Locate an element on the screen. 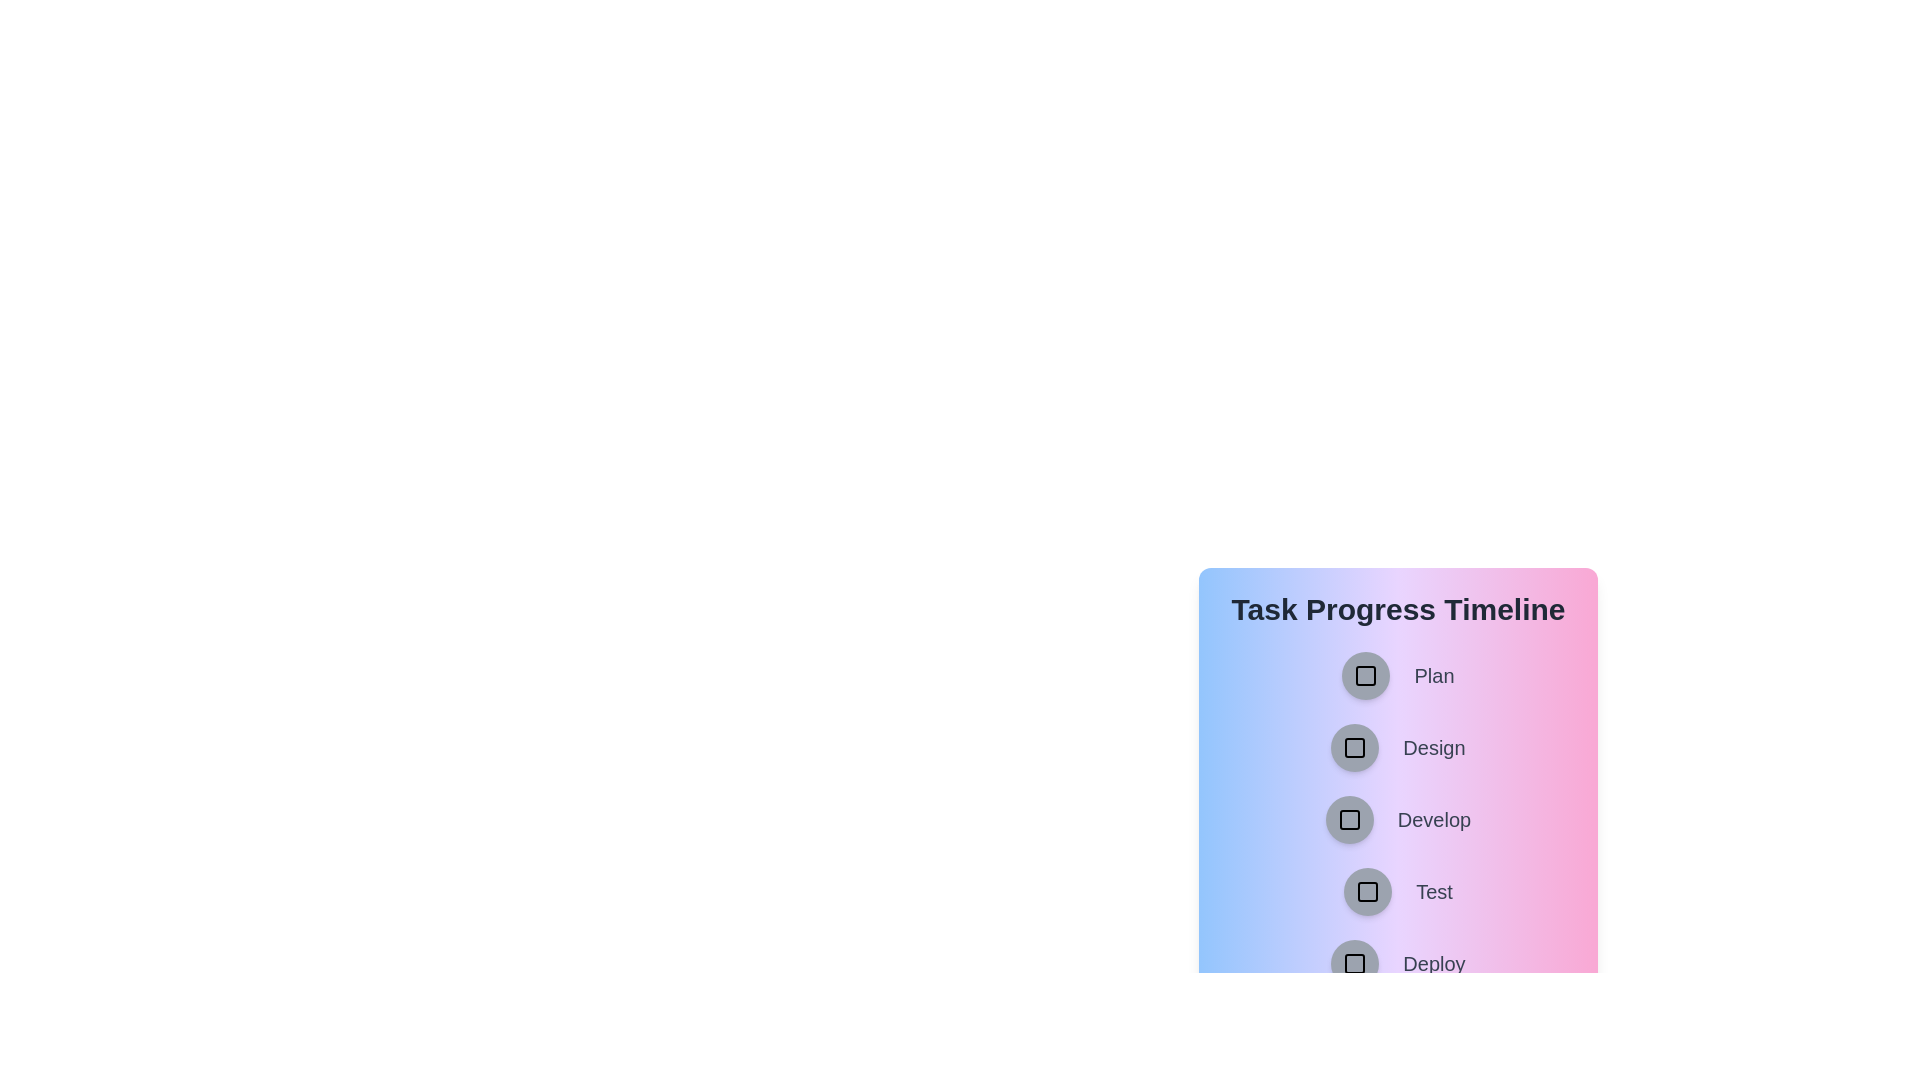  the task name associated with the button labeled Deploy is located at coordinates (1433, 963).